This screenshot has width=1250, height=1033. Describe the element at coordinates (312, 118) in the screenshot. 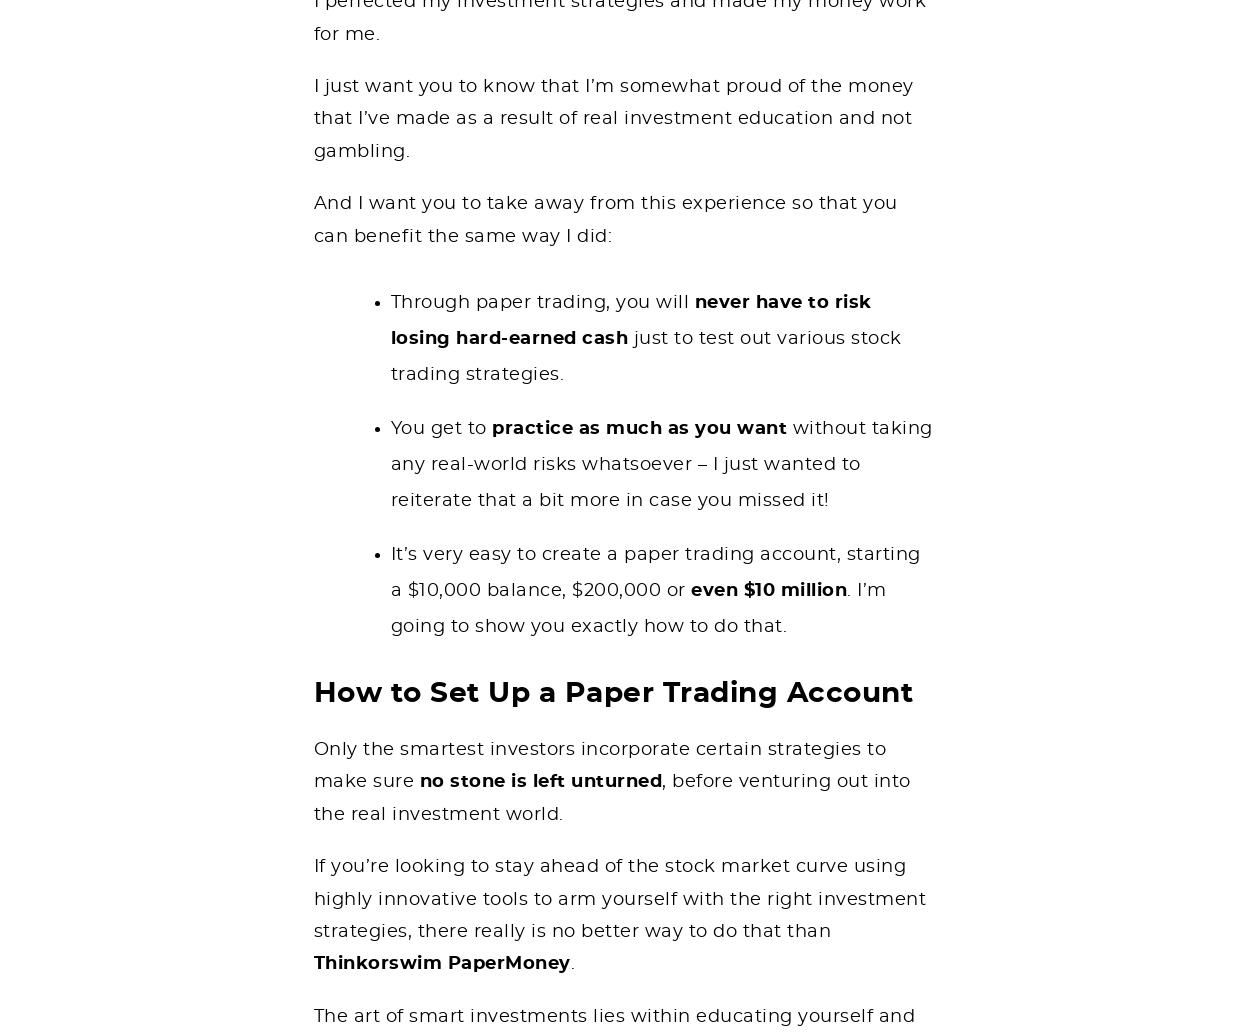

I see `'I just want you to know that I’m somewhat proud of the money that I’ve made as a result of real investment education and not gambling.'` at that location.